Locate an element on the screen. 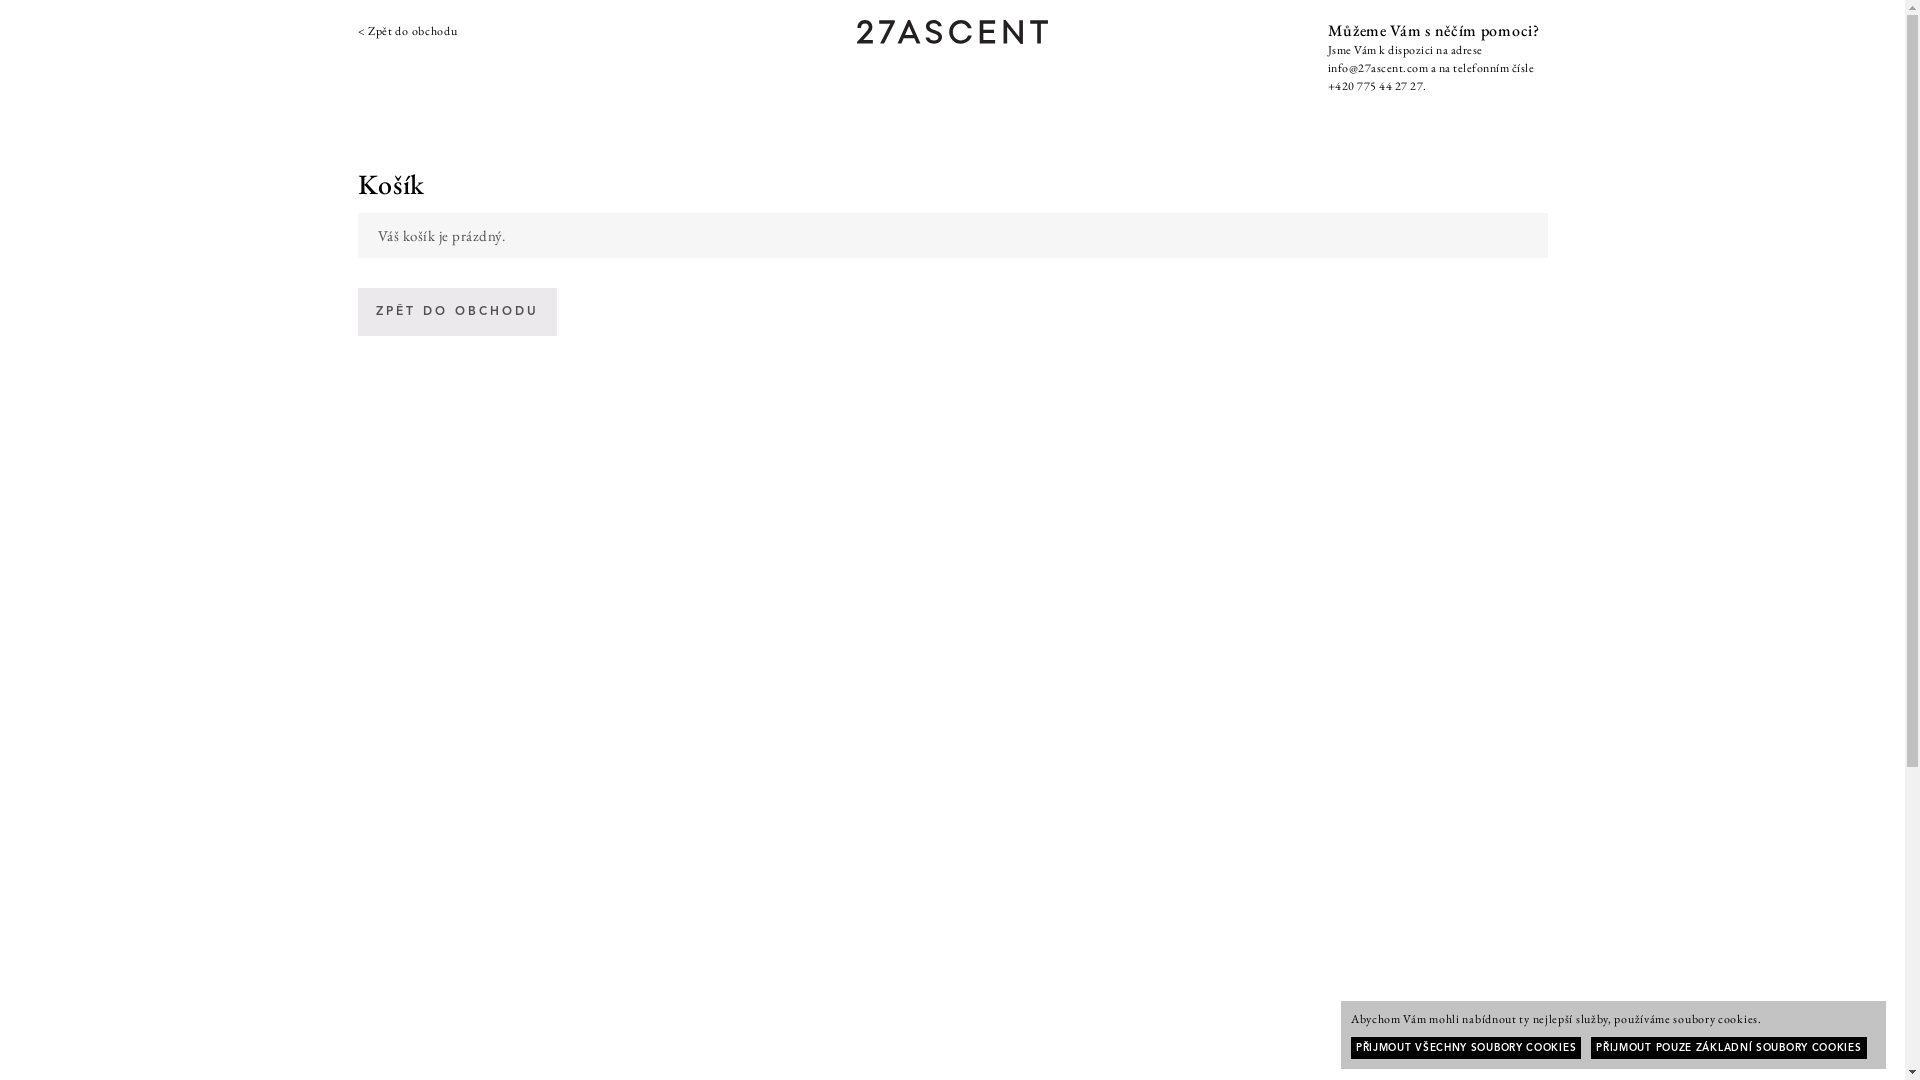 The height and width of the screenshot is (1080, 1920). 'info@27ascent.com' is located at coordinates (1377, 67).